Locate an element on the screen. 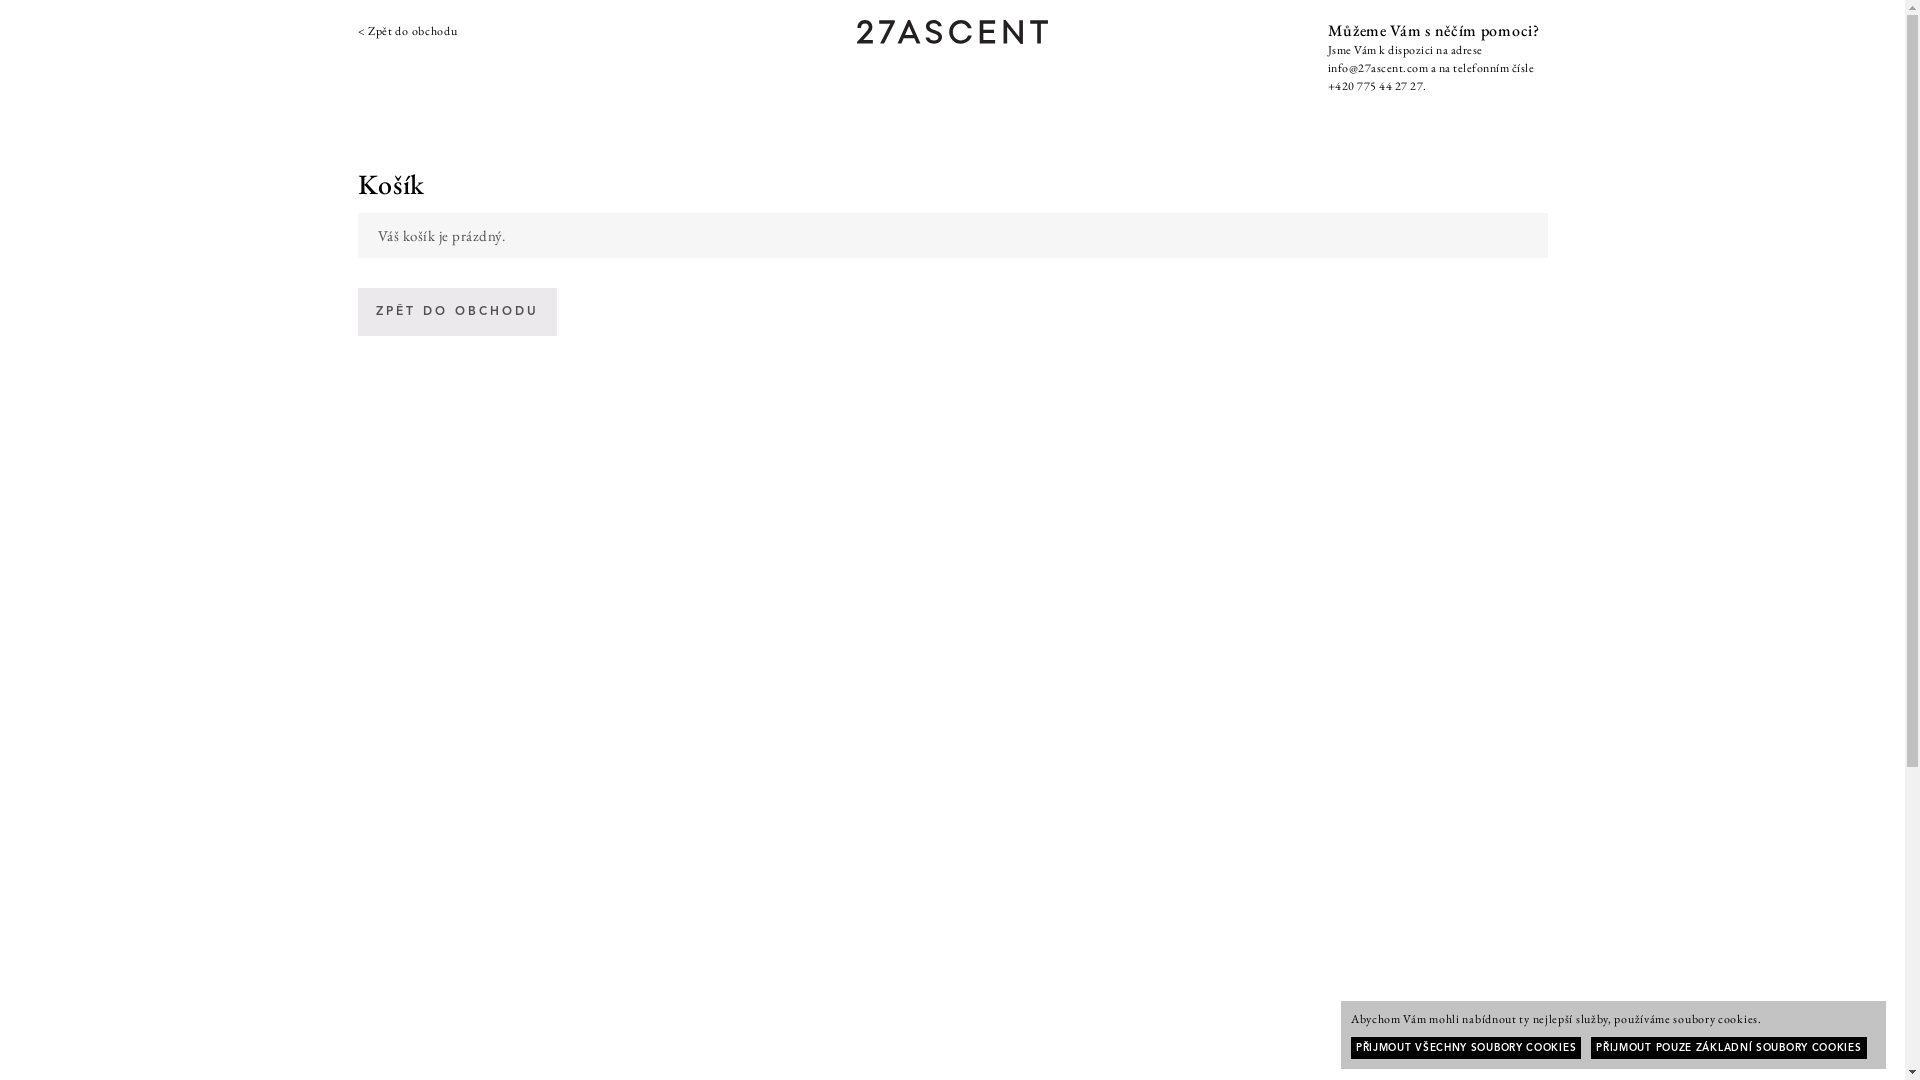 The height and width of the screenshot is (1080, 1920). 'info@27ascent.com' is located at coordinates (1377, 67).